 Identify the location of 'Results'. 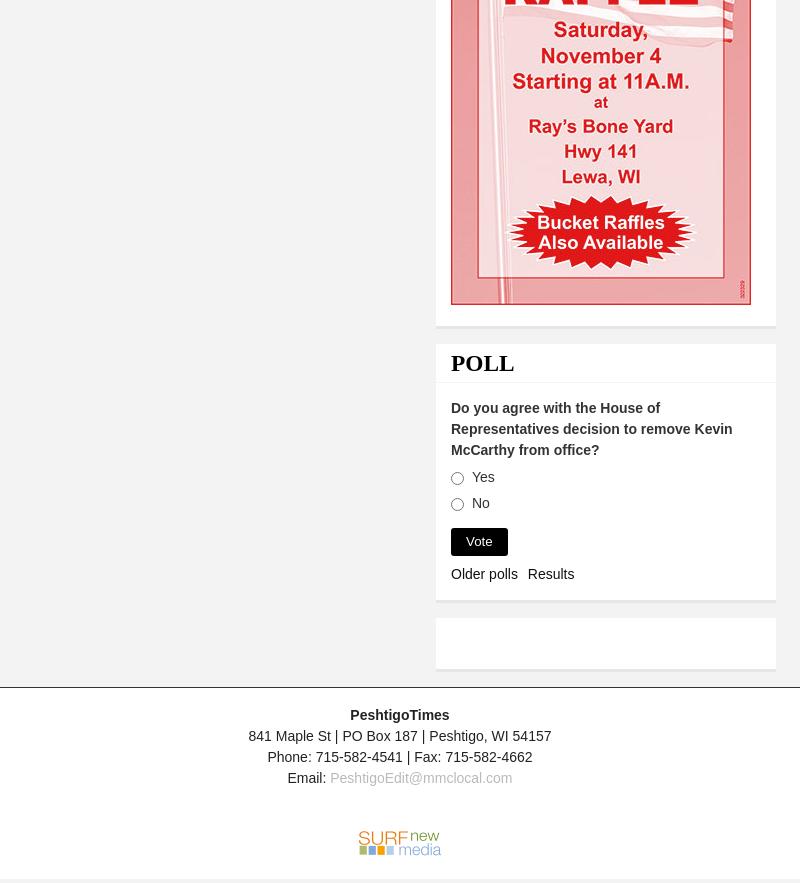
(550, 574).